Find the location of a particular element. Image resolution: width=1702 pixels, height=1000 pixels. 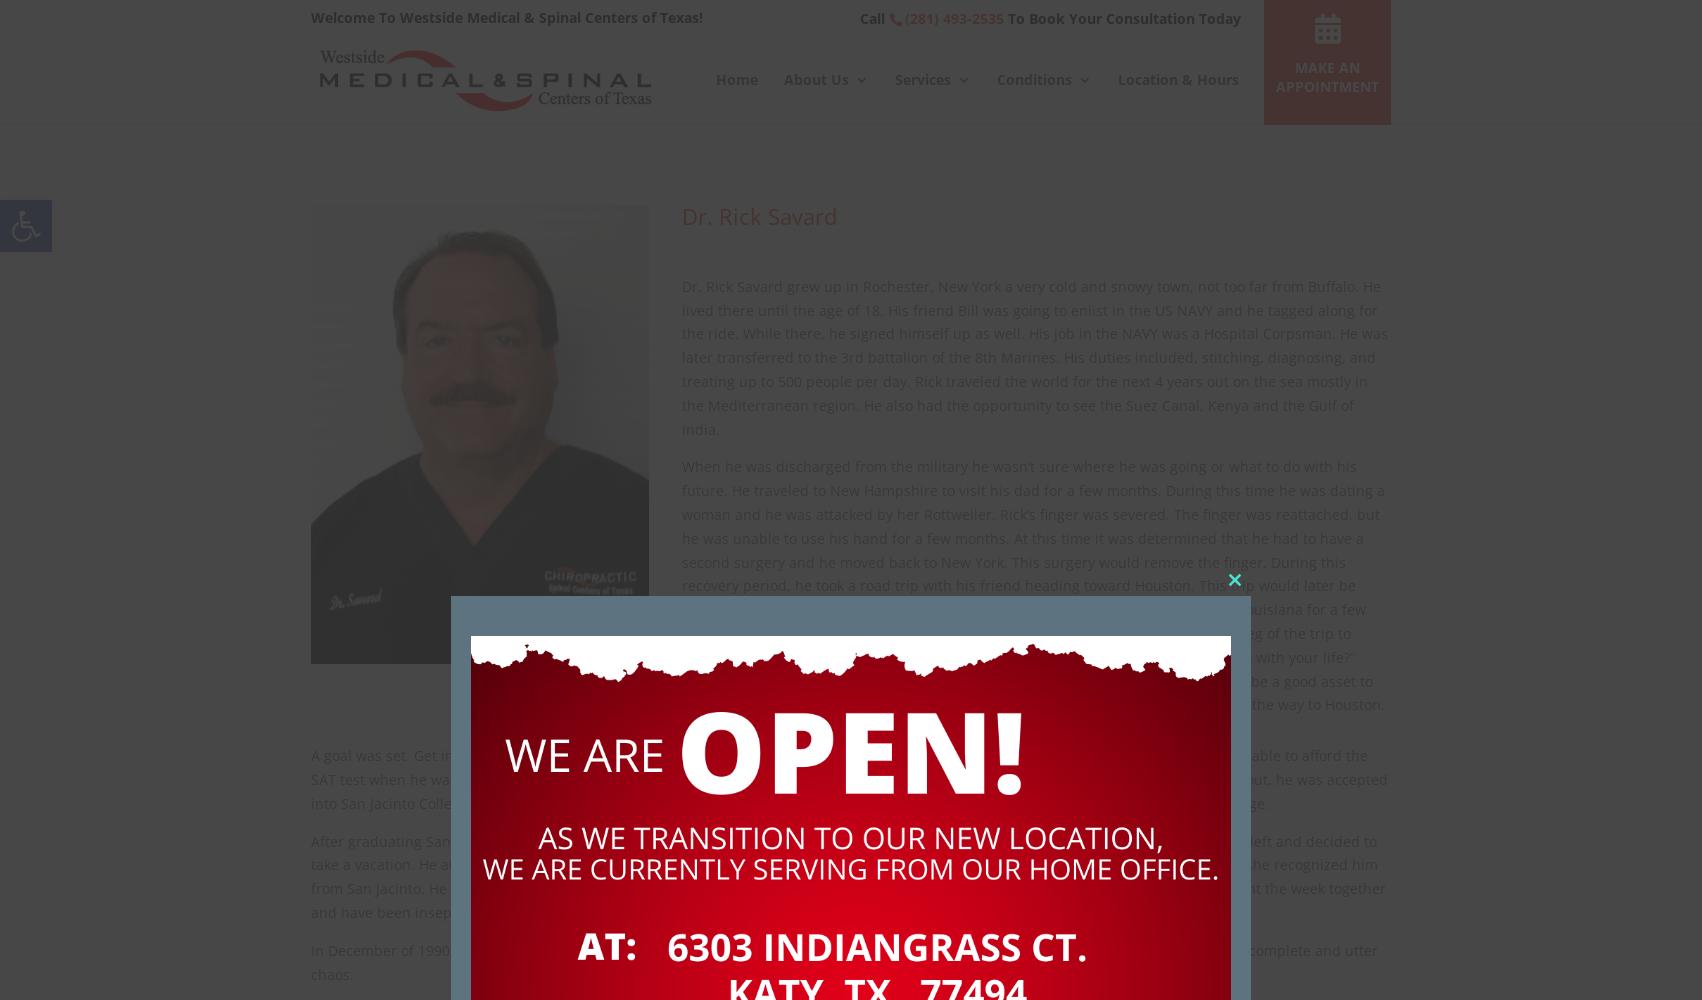

'Success Stories' is located at coordinates (876, 286).